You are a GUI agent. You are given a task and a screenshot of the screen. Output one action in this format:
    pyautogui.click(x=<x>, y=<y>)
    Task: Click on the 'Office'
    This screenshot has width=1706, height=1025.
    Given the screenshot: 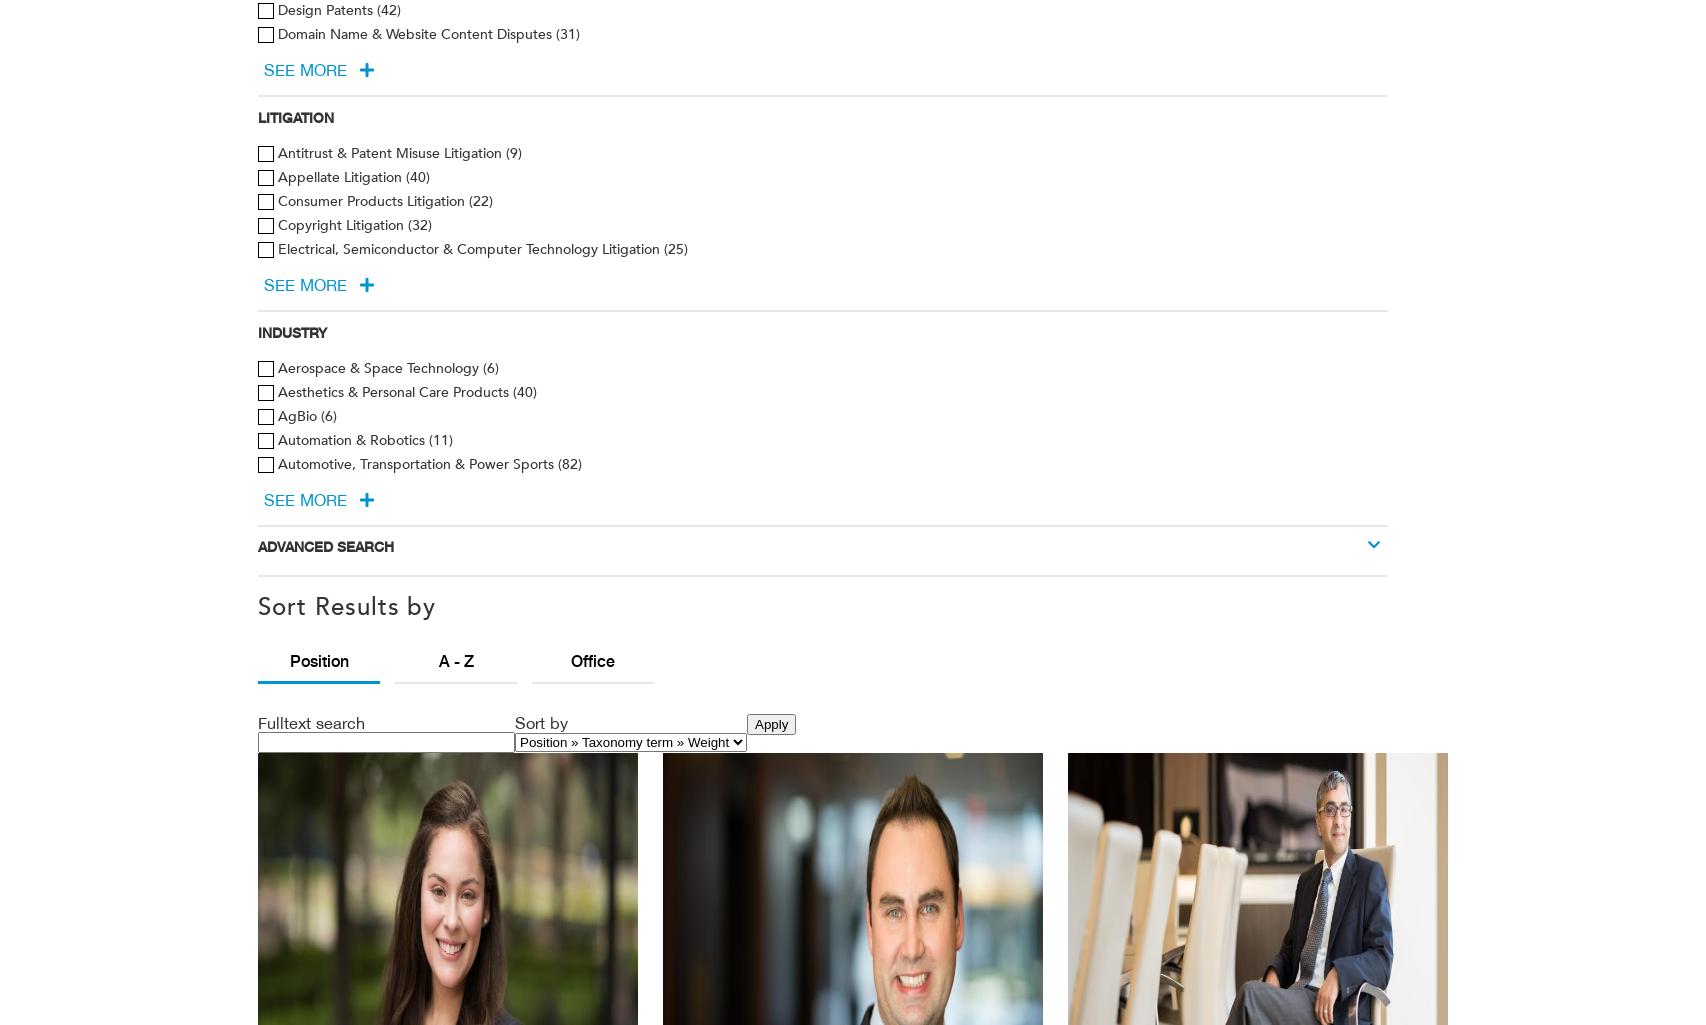 What is the action you would take?
    pyautogui.click(x=592, y=660)
    